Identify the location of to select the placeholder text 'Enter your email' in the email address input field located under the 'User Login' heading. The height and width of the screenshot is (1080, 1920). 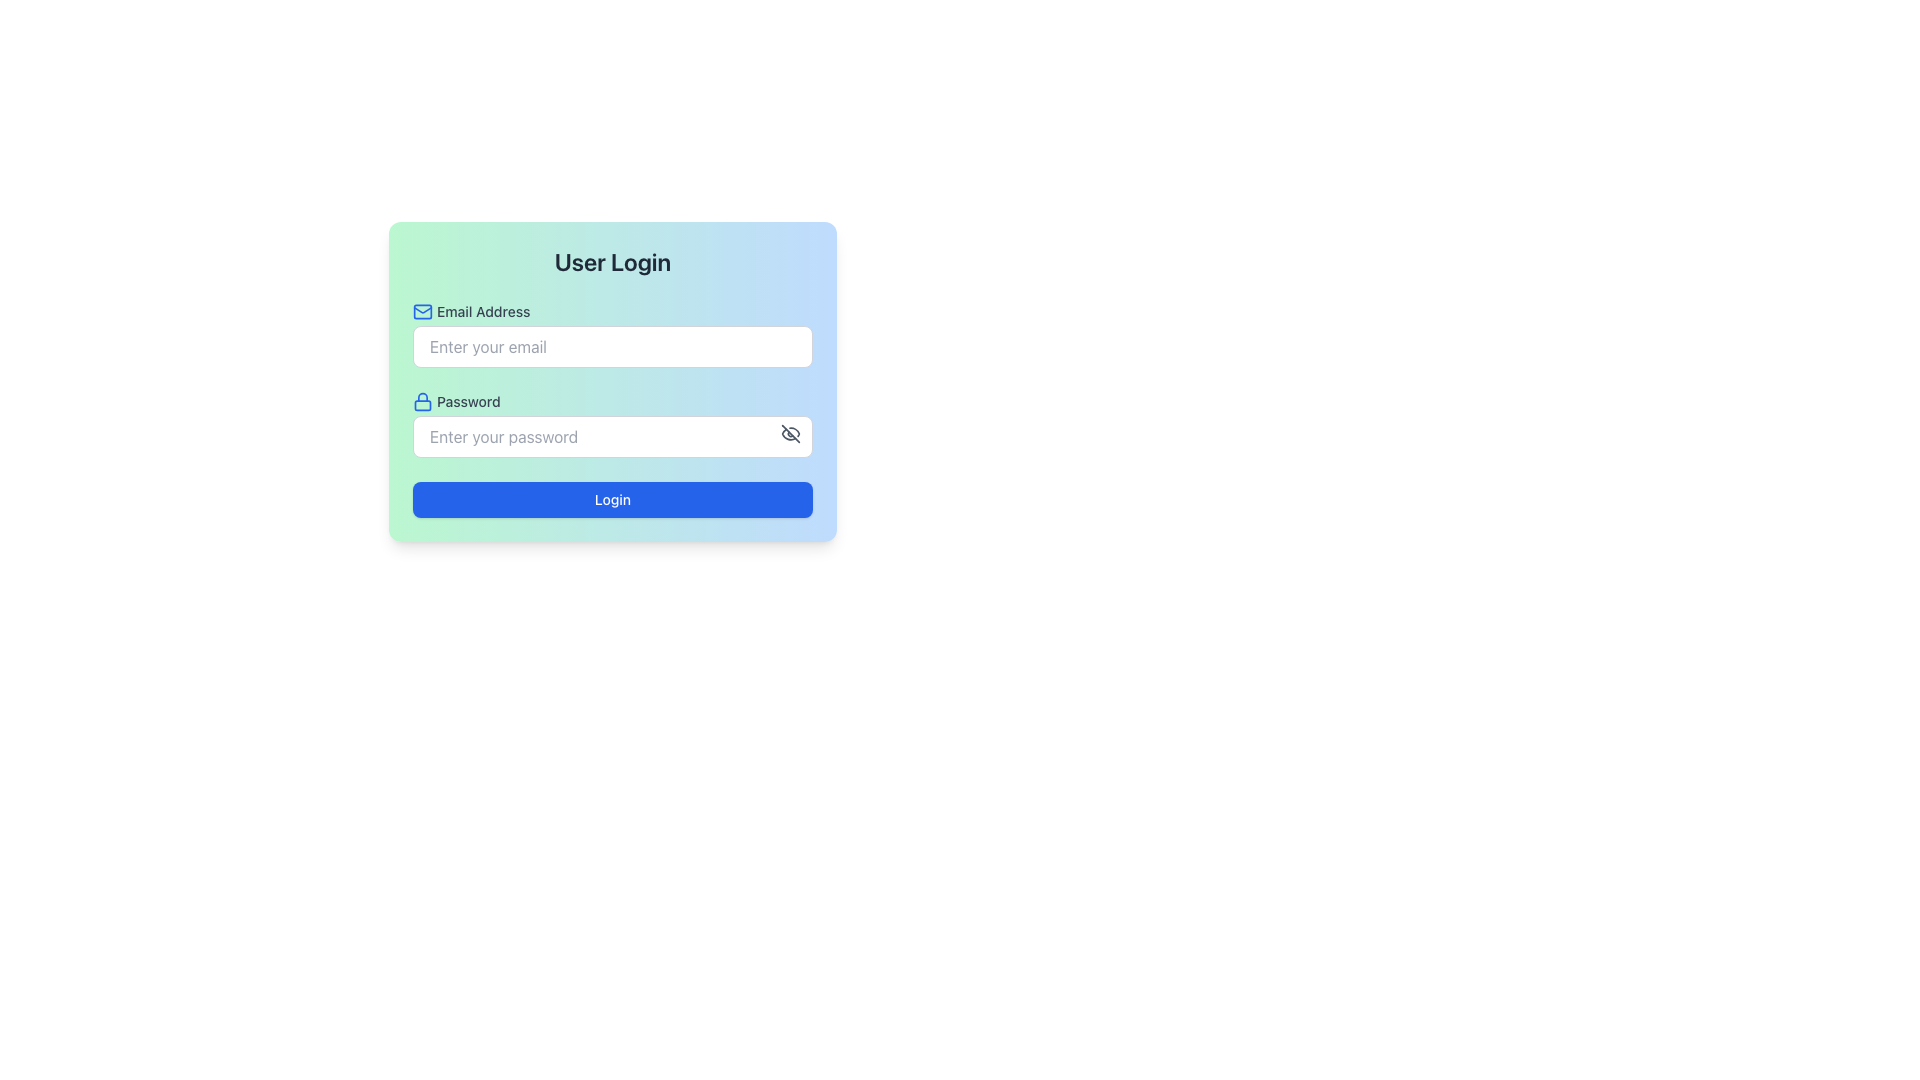
(612, 334).